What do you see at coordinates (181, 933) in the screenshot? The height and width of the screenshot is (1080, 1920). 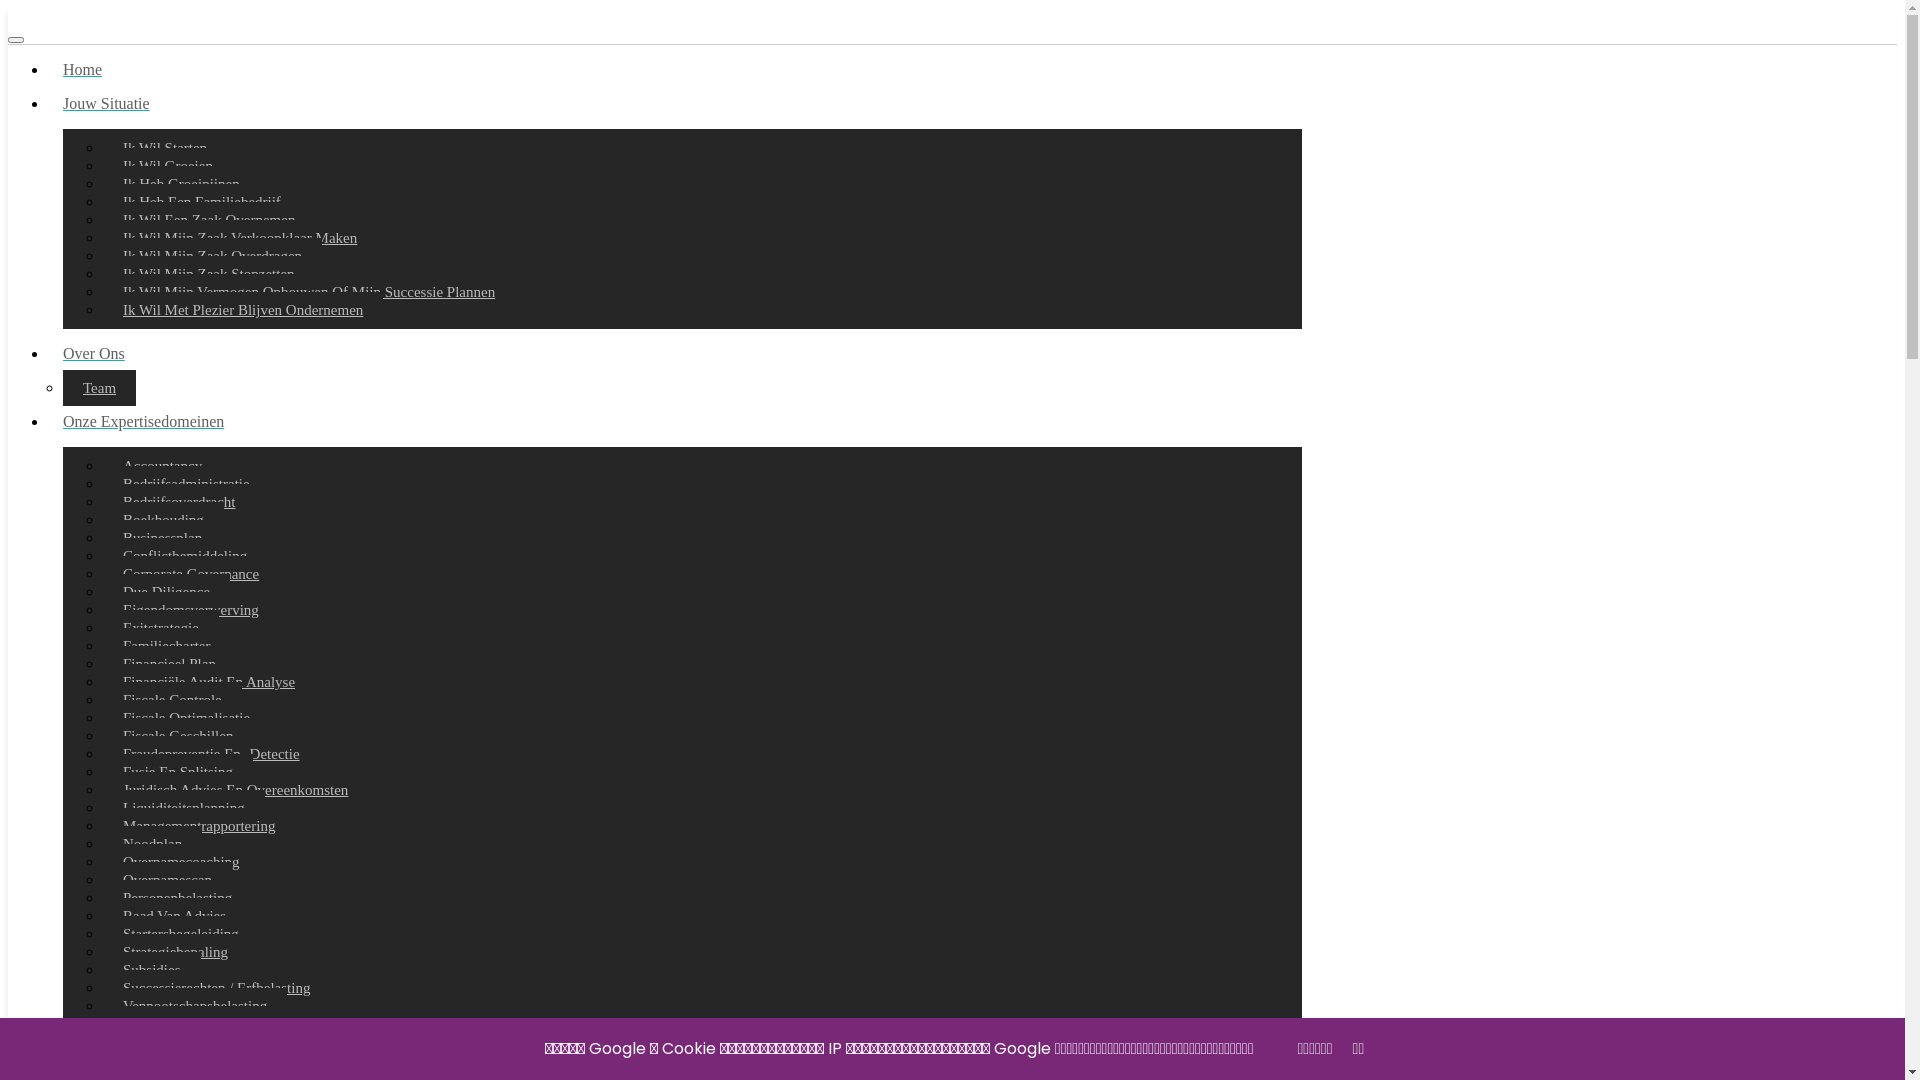 I see `'Startersbegeleiding'` at bounding box center [181, 933].